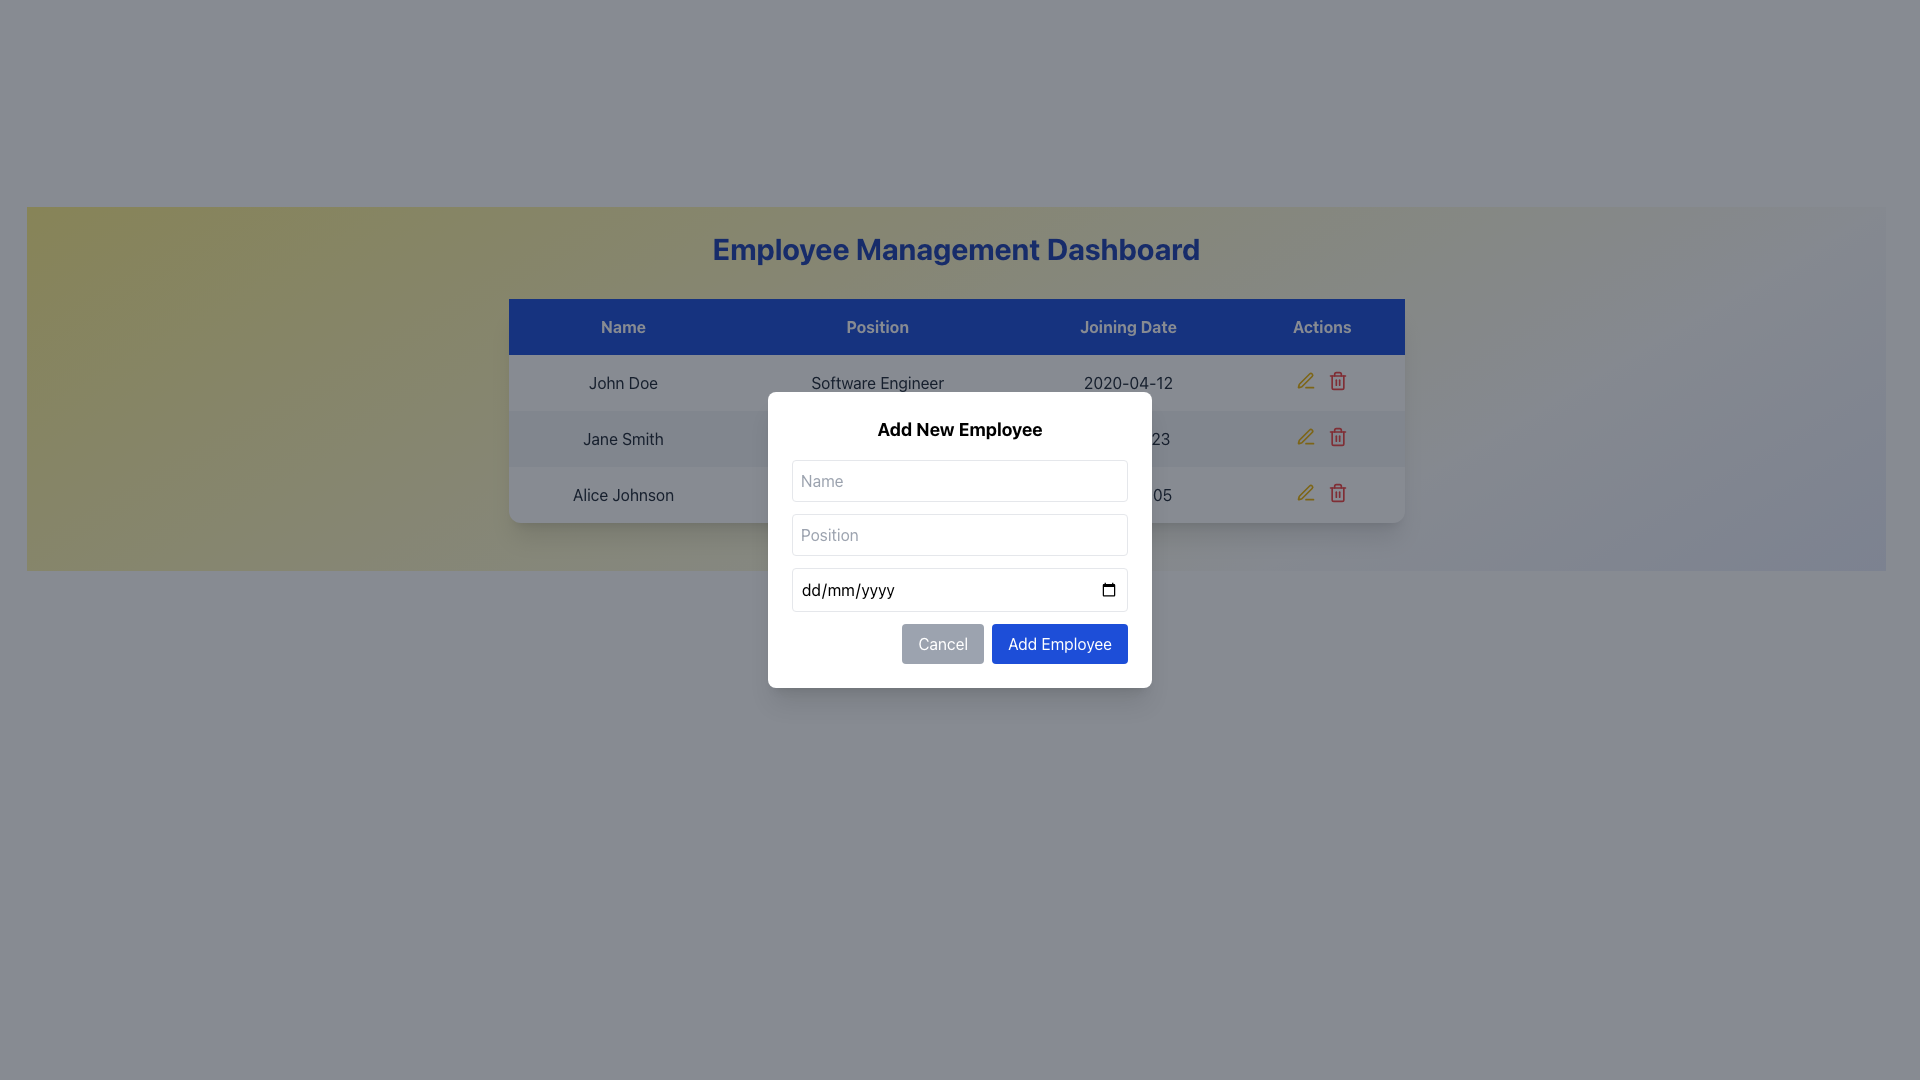  Describe the element at coordinates (622, 326) in the screenshot. I see `text label that serves as the column header for names, located at the top left of the table layout` at that location.